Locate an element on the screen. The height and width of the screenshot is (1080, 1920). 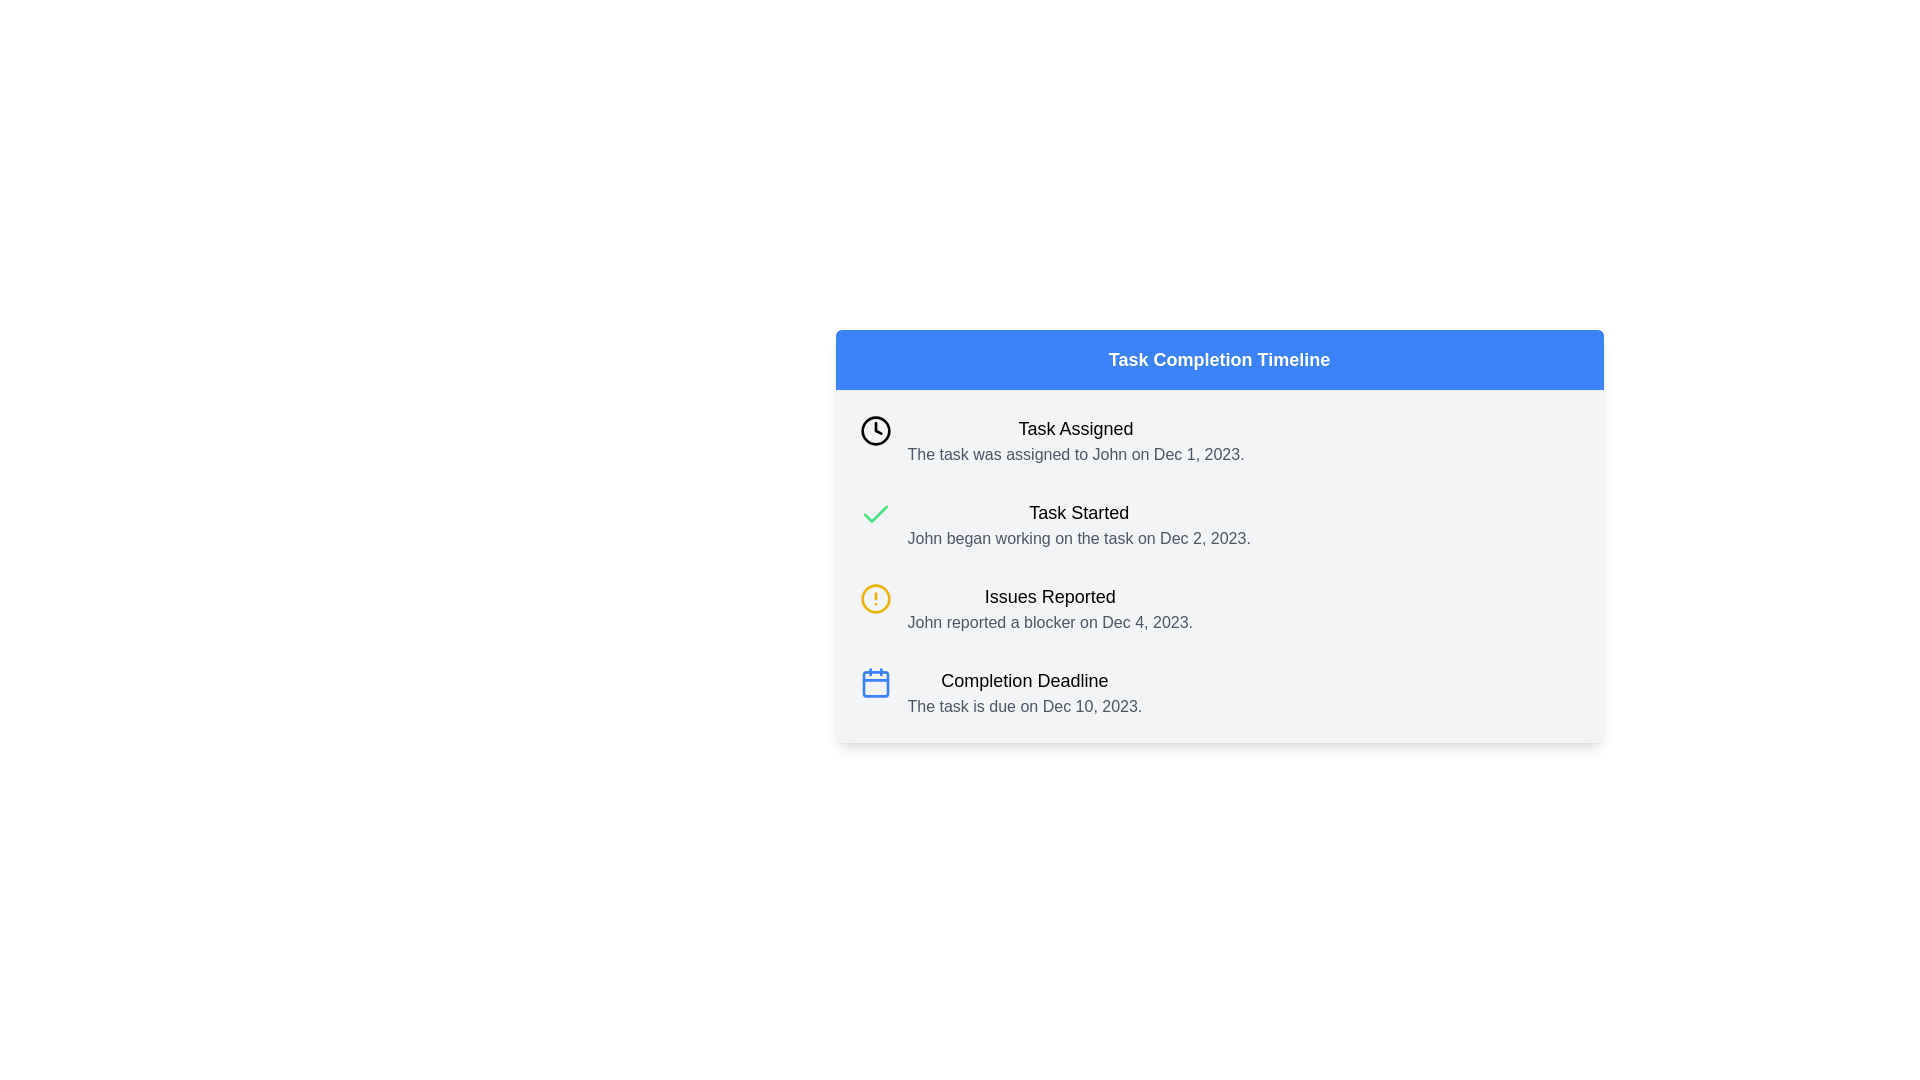
the two-line text block labeled 'Completion Deadline' that displays the due date 'The task is due on Dec 10, 2023' within the 'Task Completion Timeline' section is located at coordinates (1024, 692).